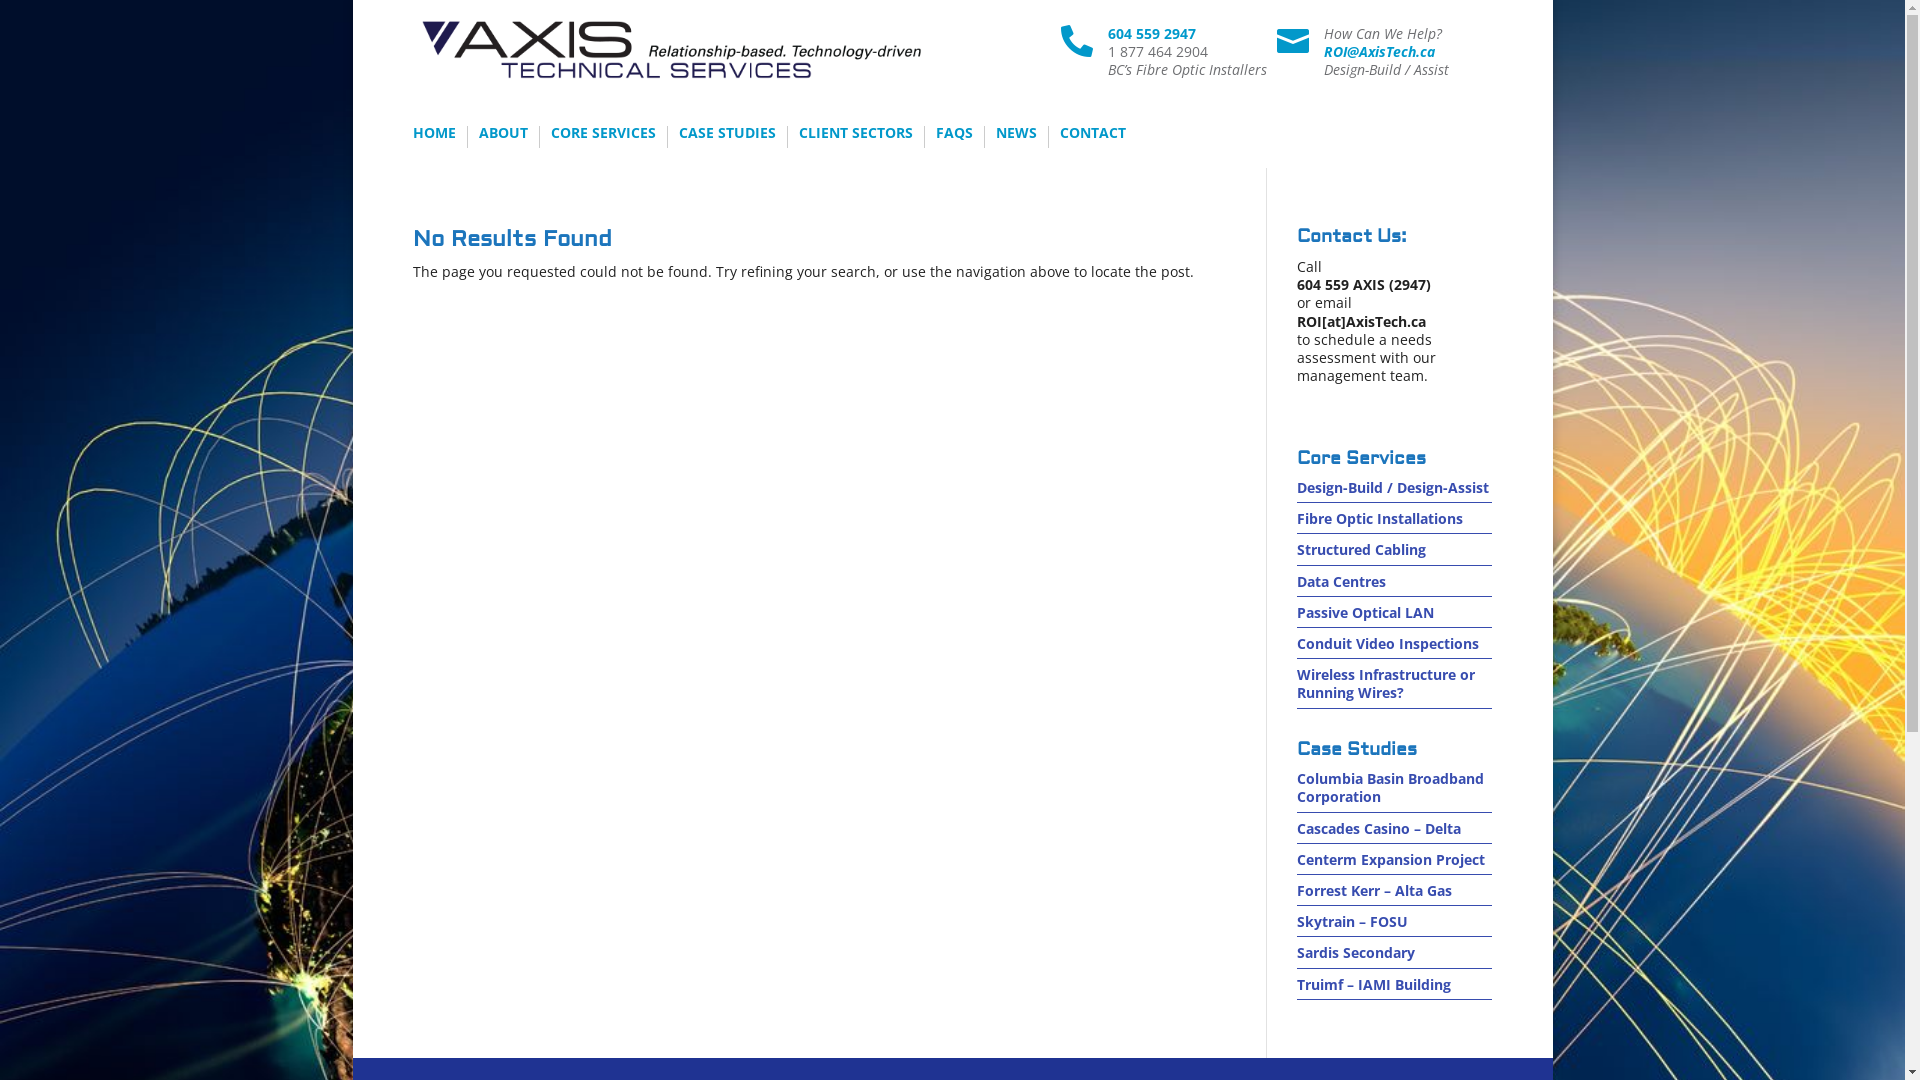  What do you see at coordinates (411, 136) in the screenshot?
I see `'HOME'` at bounding box center [411, 136].